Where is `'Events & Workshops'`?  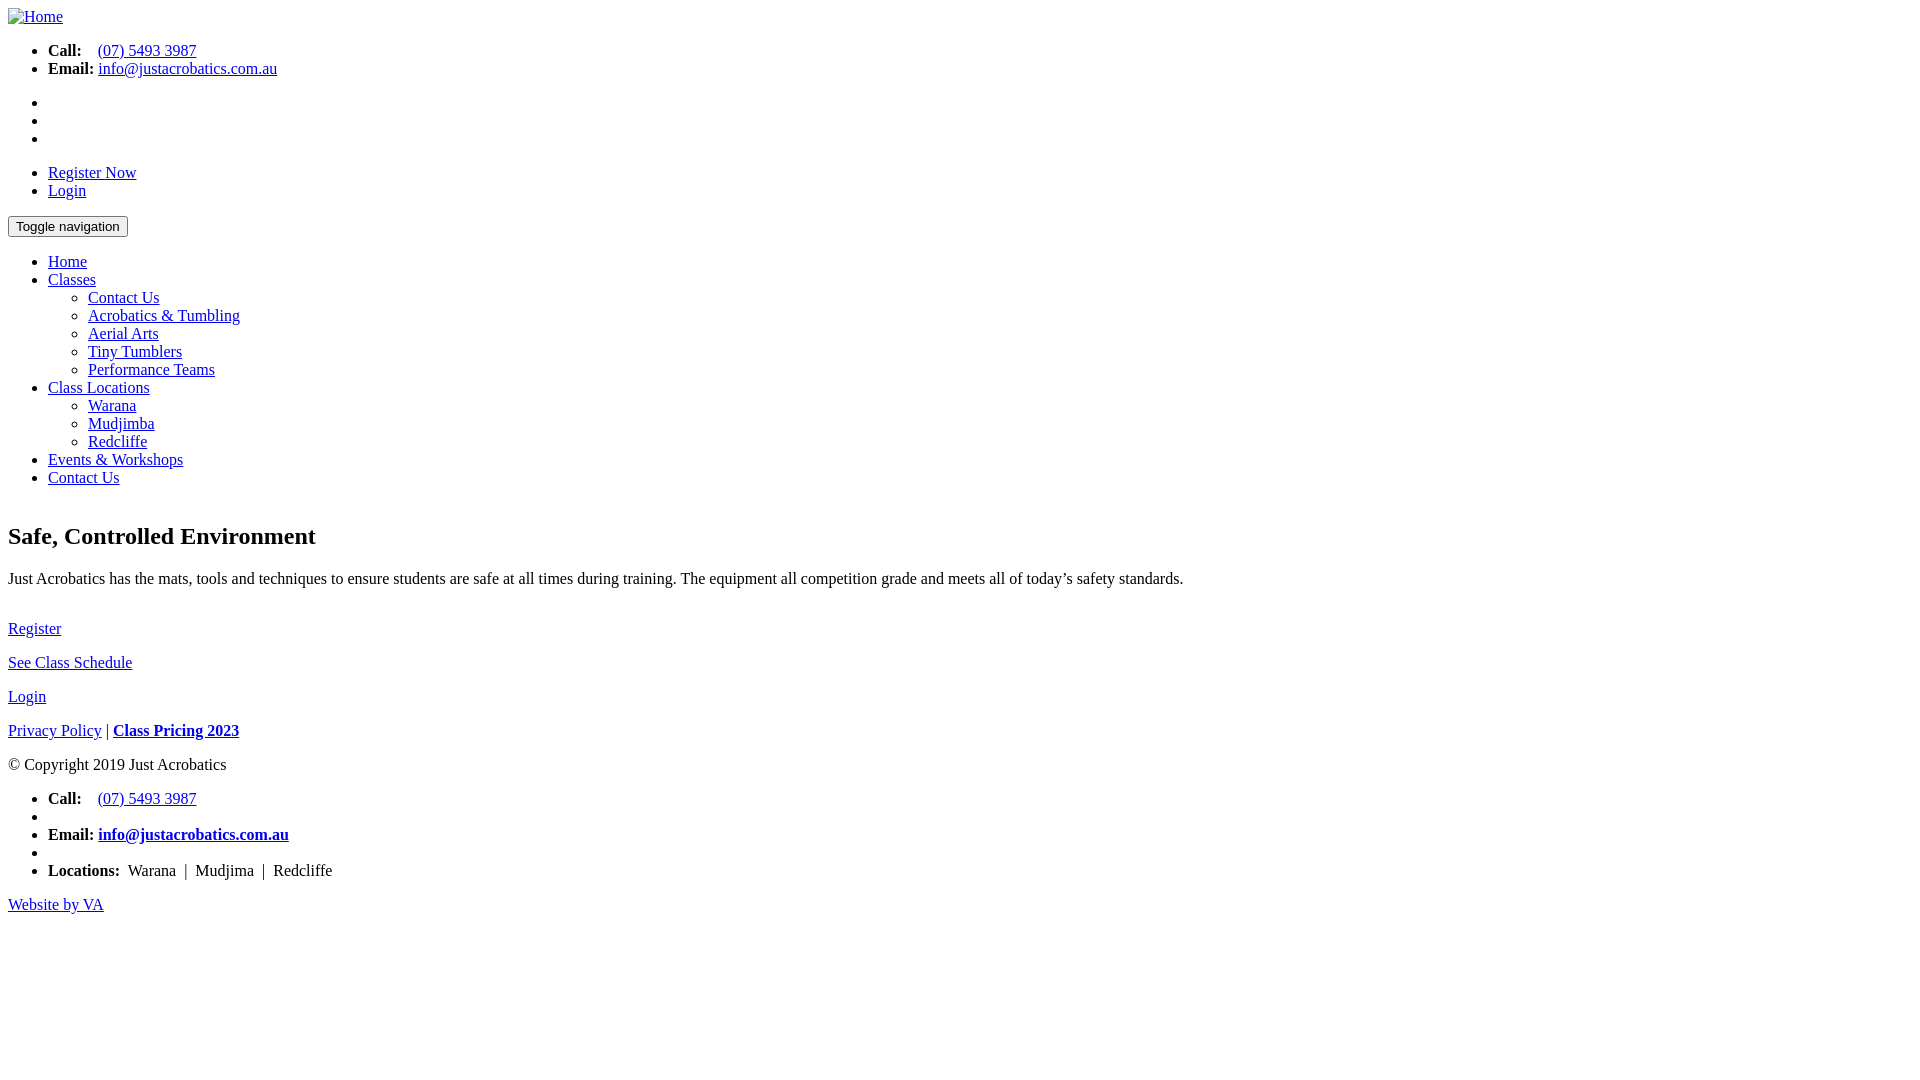
'Events & Workshops' is located at coordinates (114, 459).